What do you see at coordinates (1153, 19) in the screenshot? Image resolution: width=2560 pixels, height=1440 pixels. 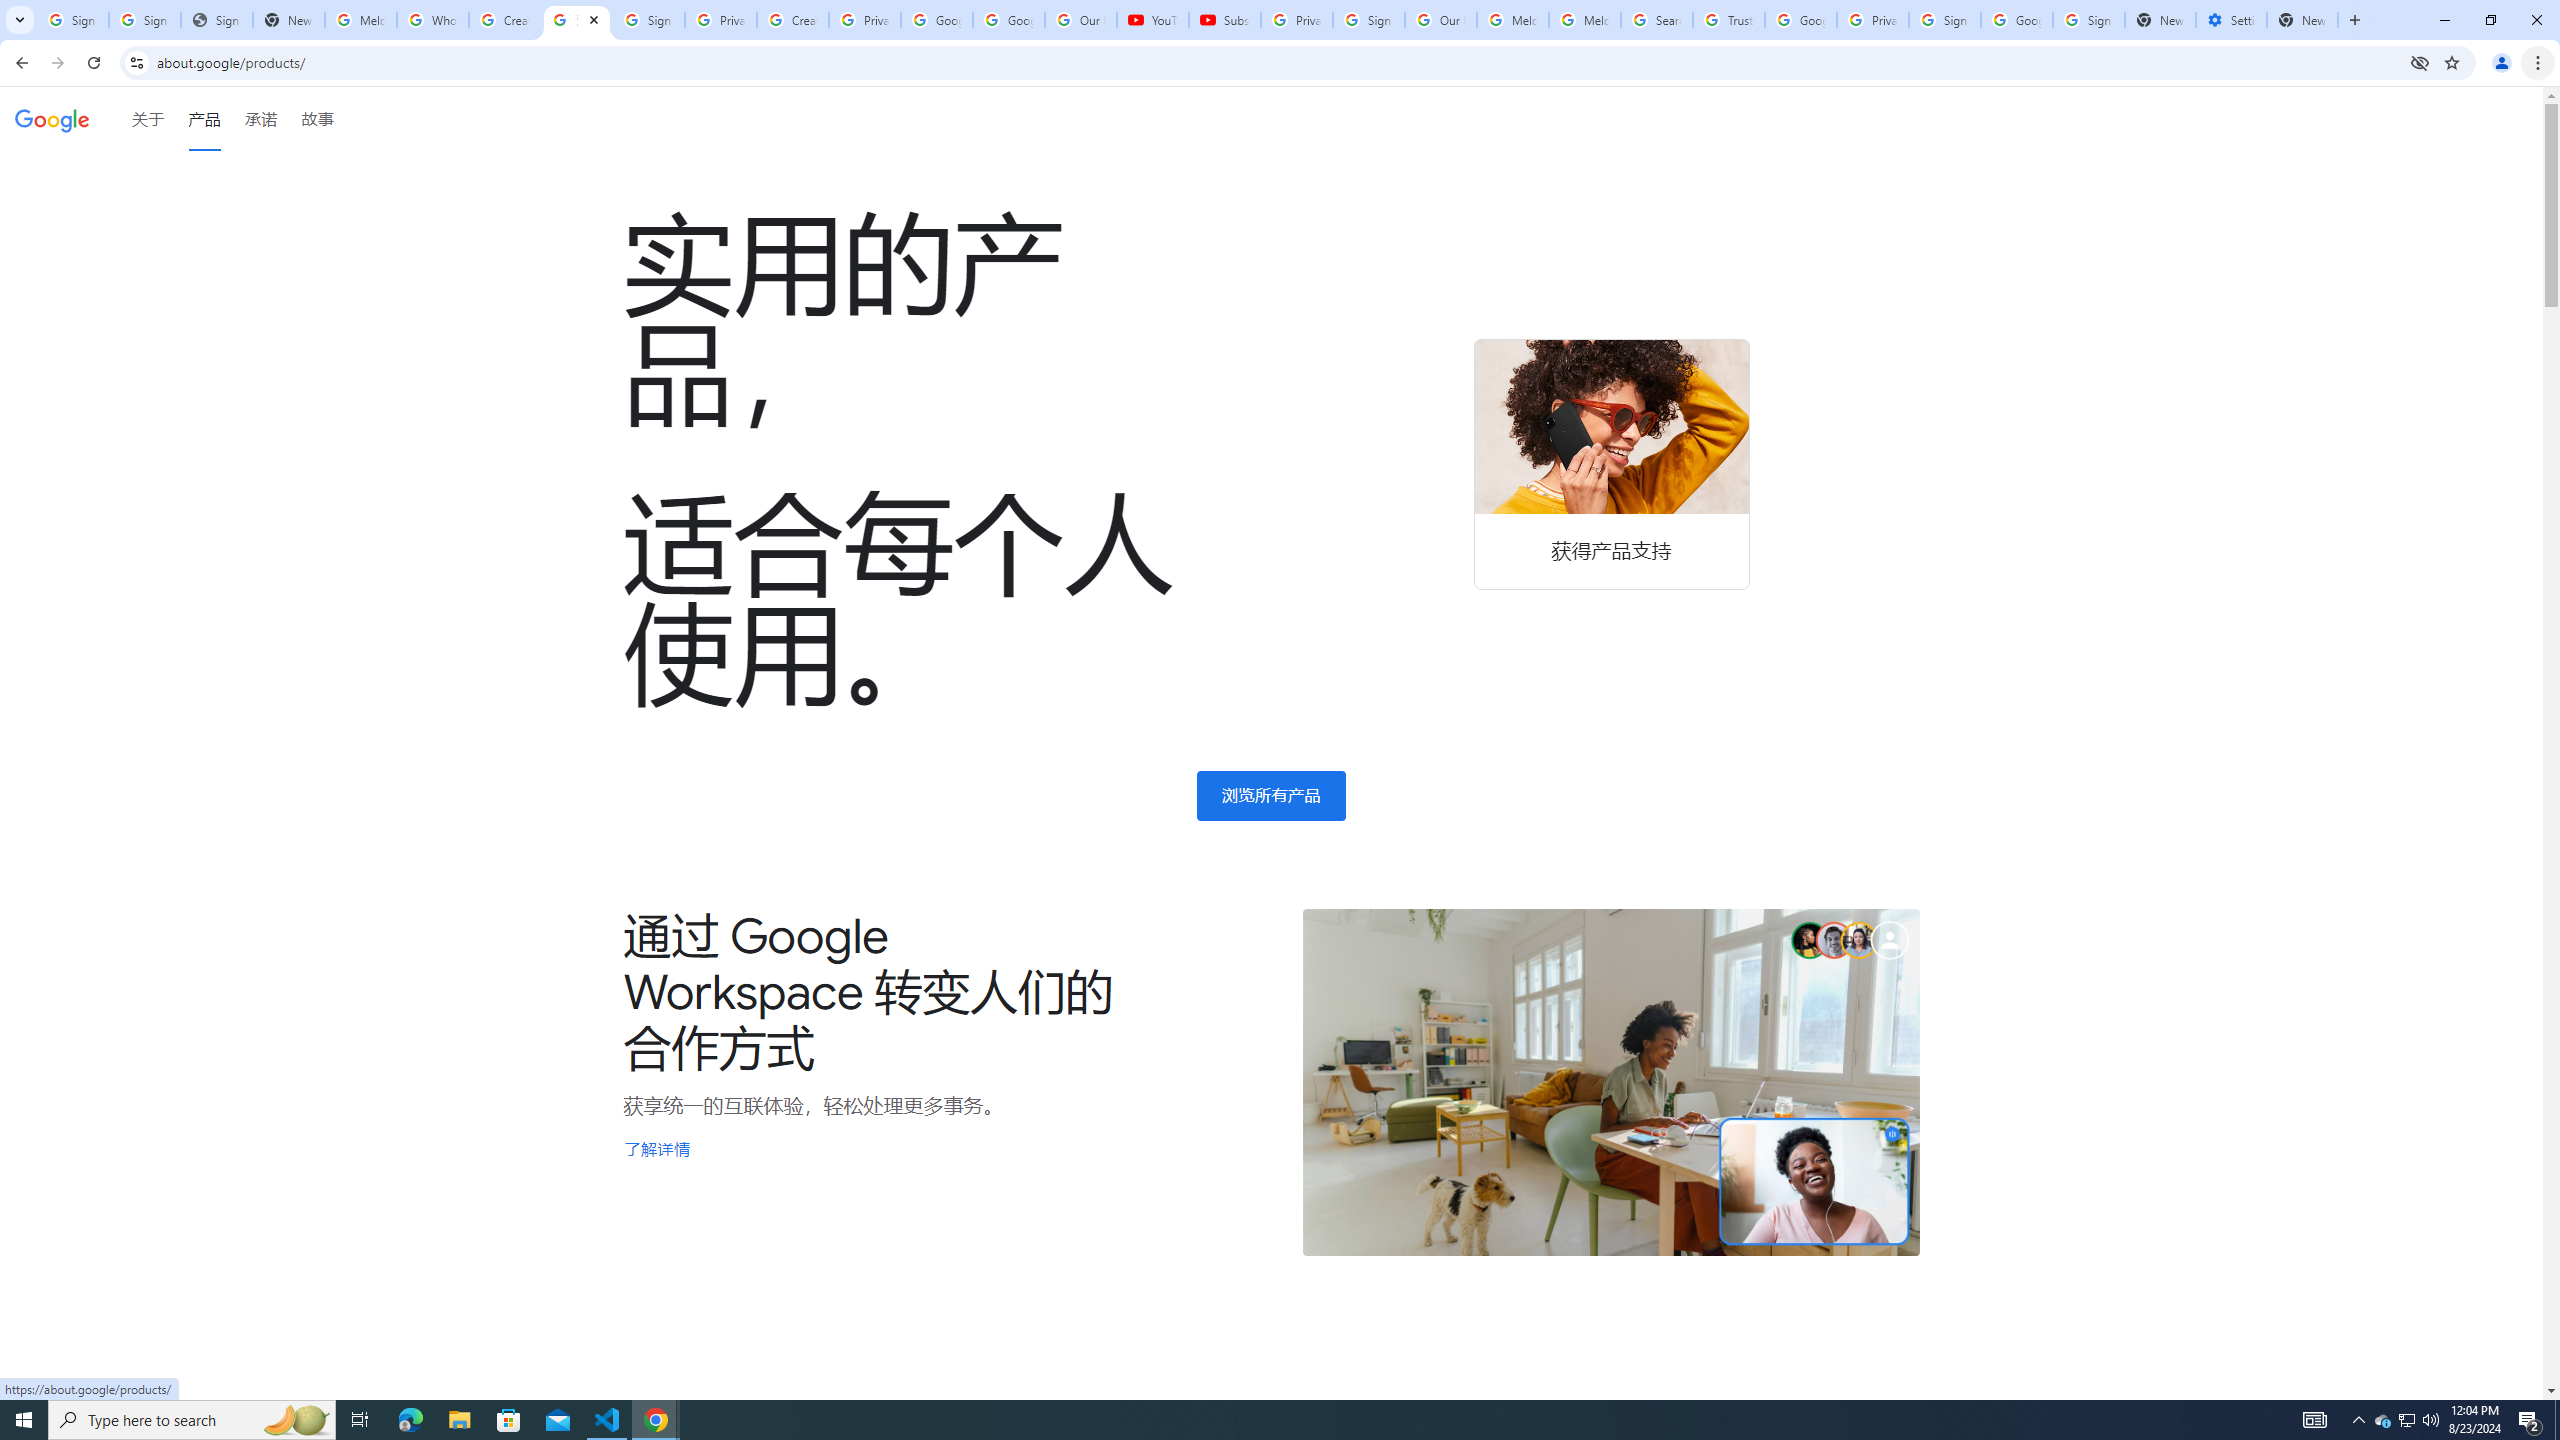 I see `'YouTube'` at bounding box center [1153, 19].